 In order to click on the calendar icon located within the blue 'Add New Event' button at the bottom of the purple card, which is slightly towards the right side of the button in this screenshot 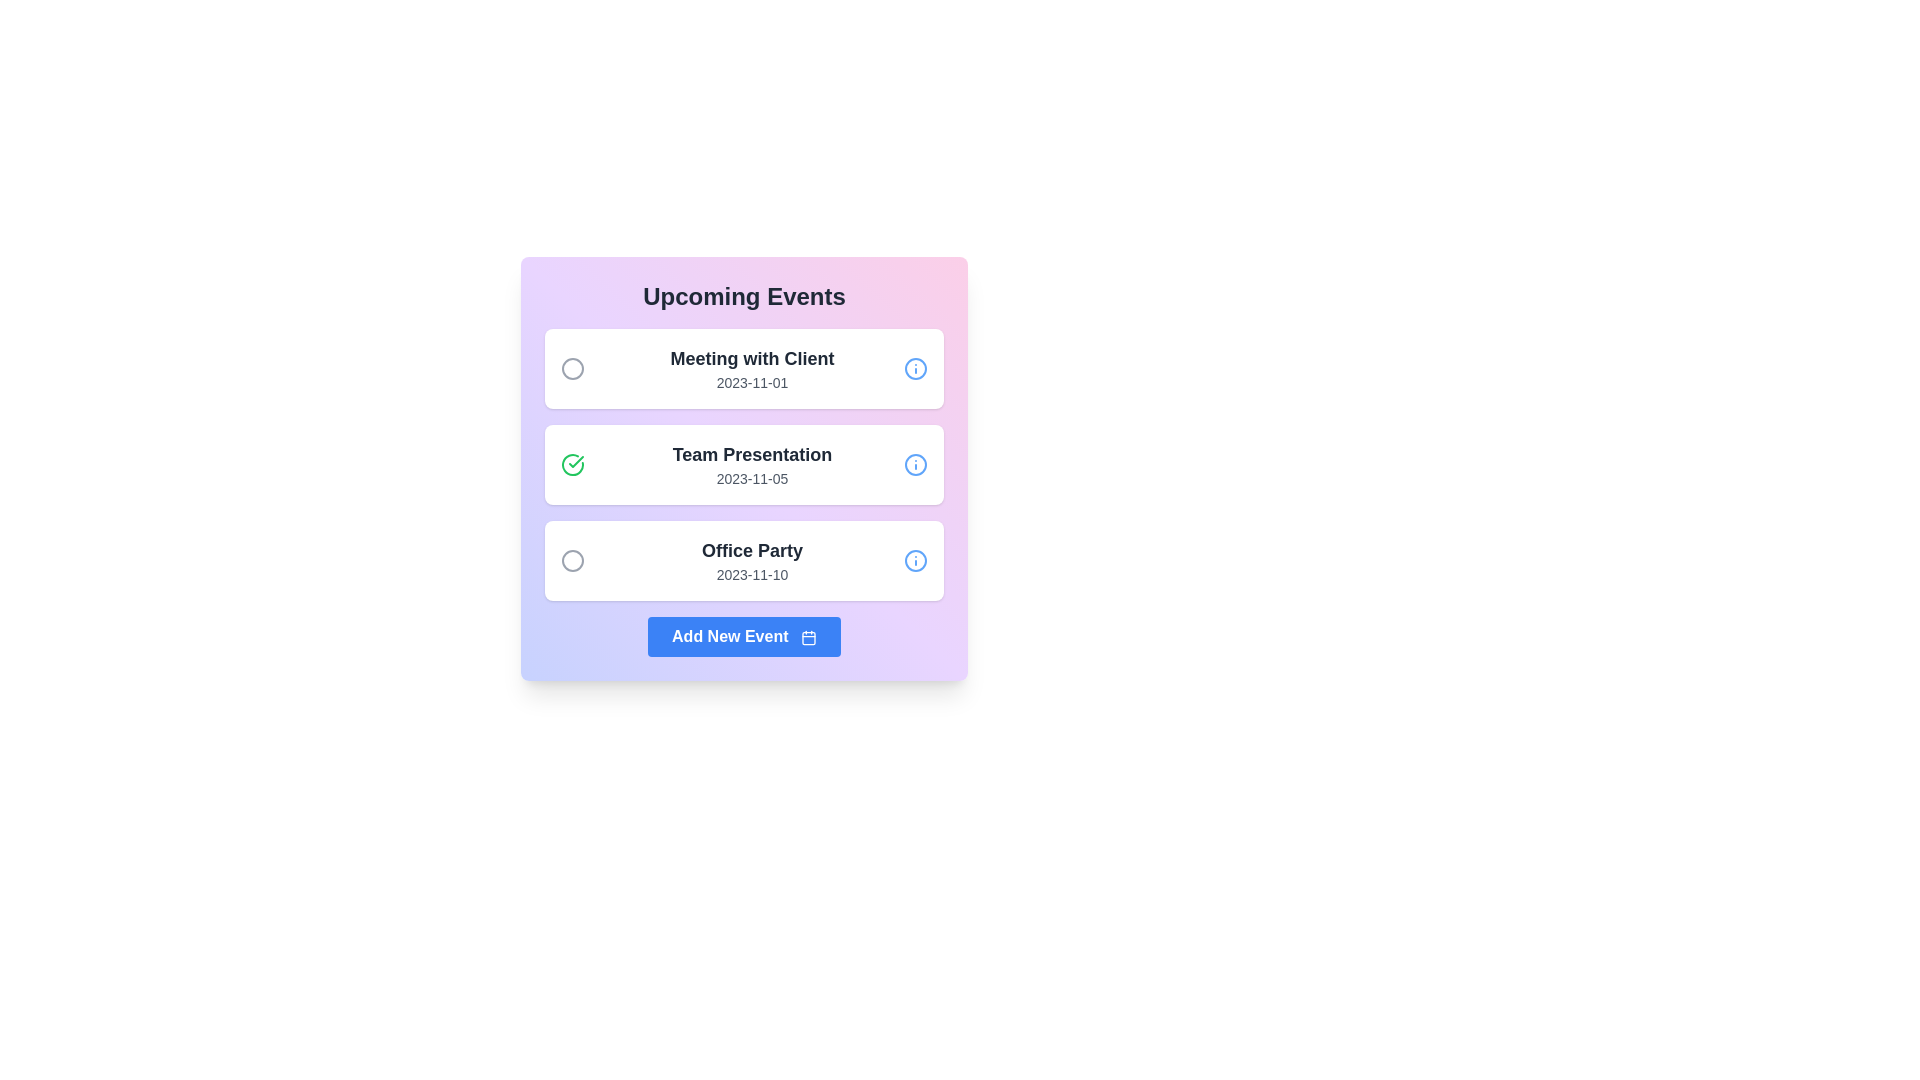, I will do `click(808, 638)`.